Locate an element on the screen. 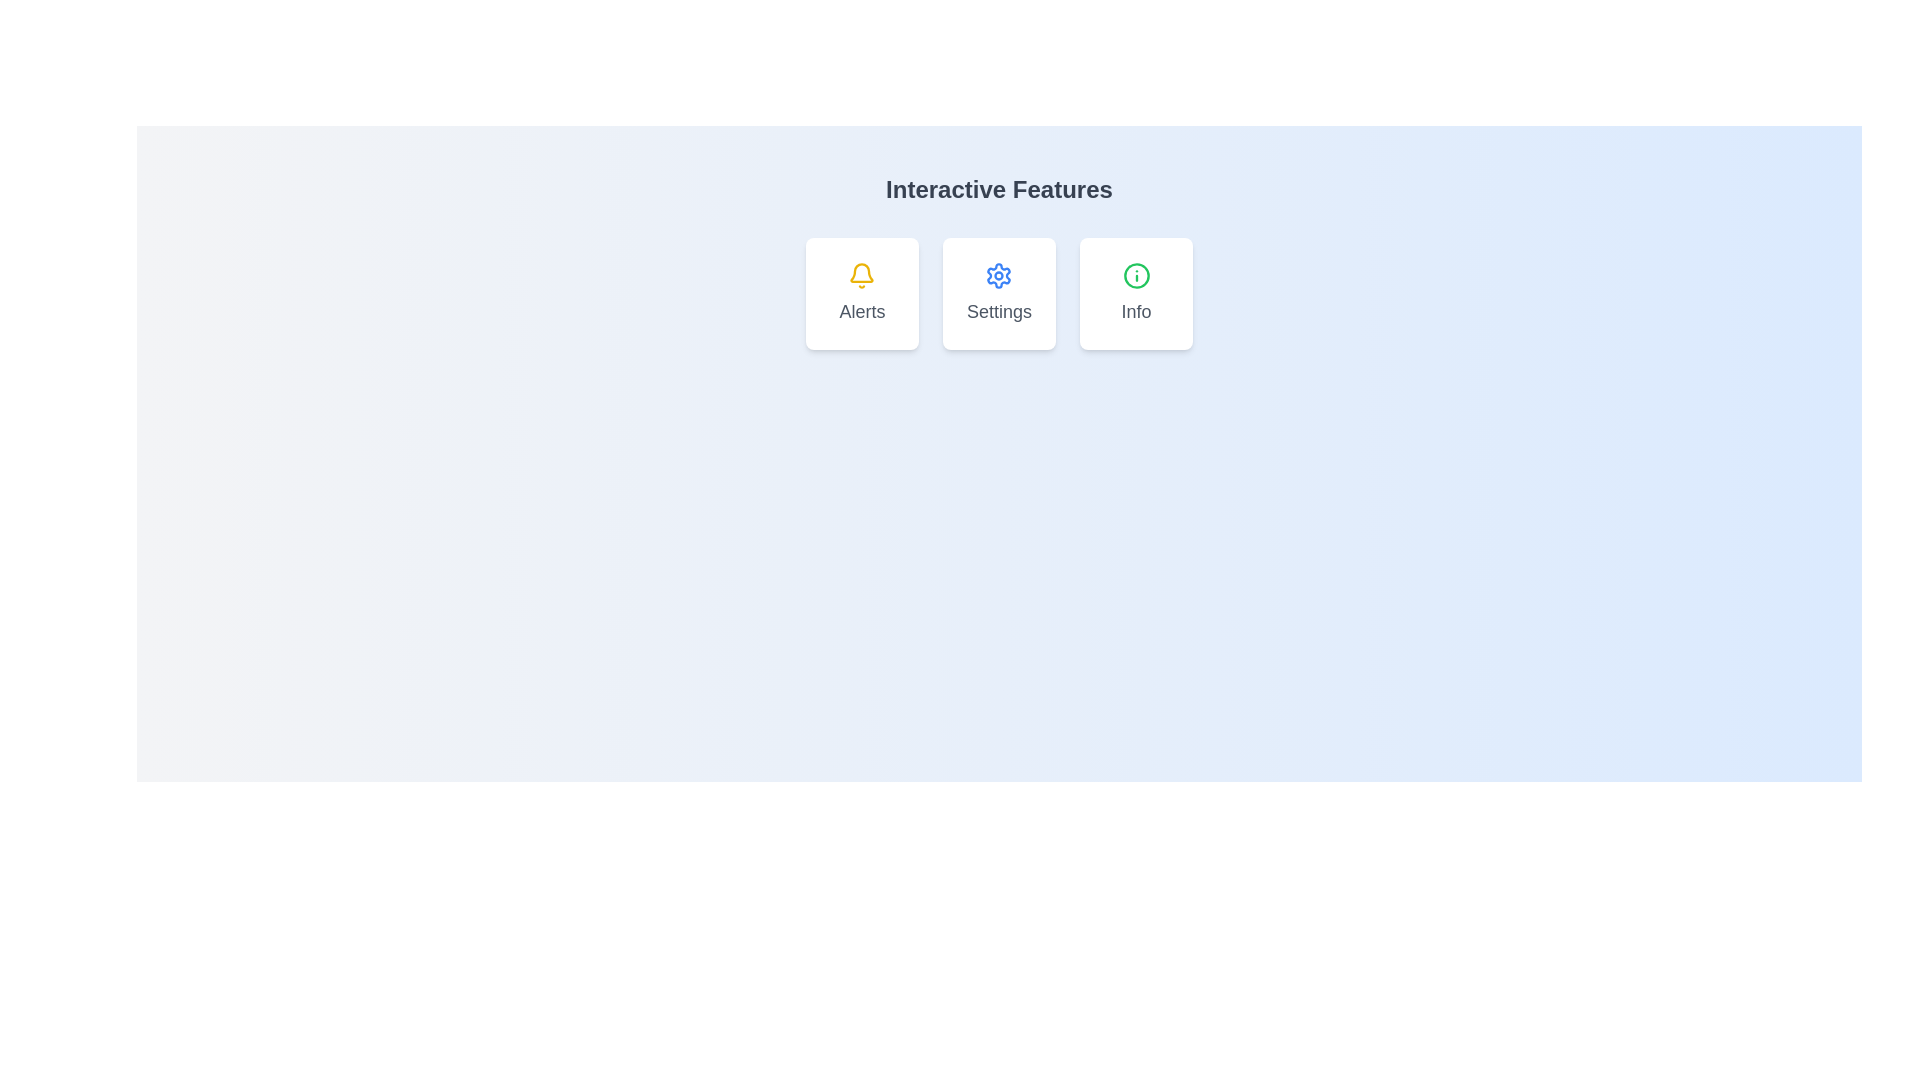 This screenshot has height=1080, width=1920. the yellow bell icon located at the top of the 'Alerts' card, centered above the text label 'Alerts' is located at coordinates (862, 276).